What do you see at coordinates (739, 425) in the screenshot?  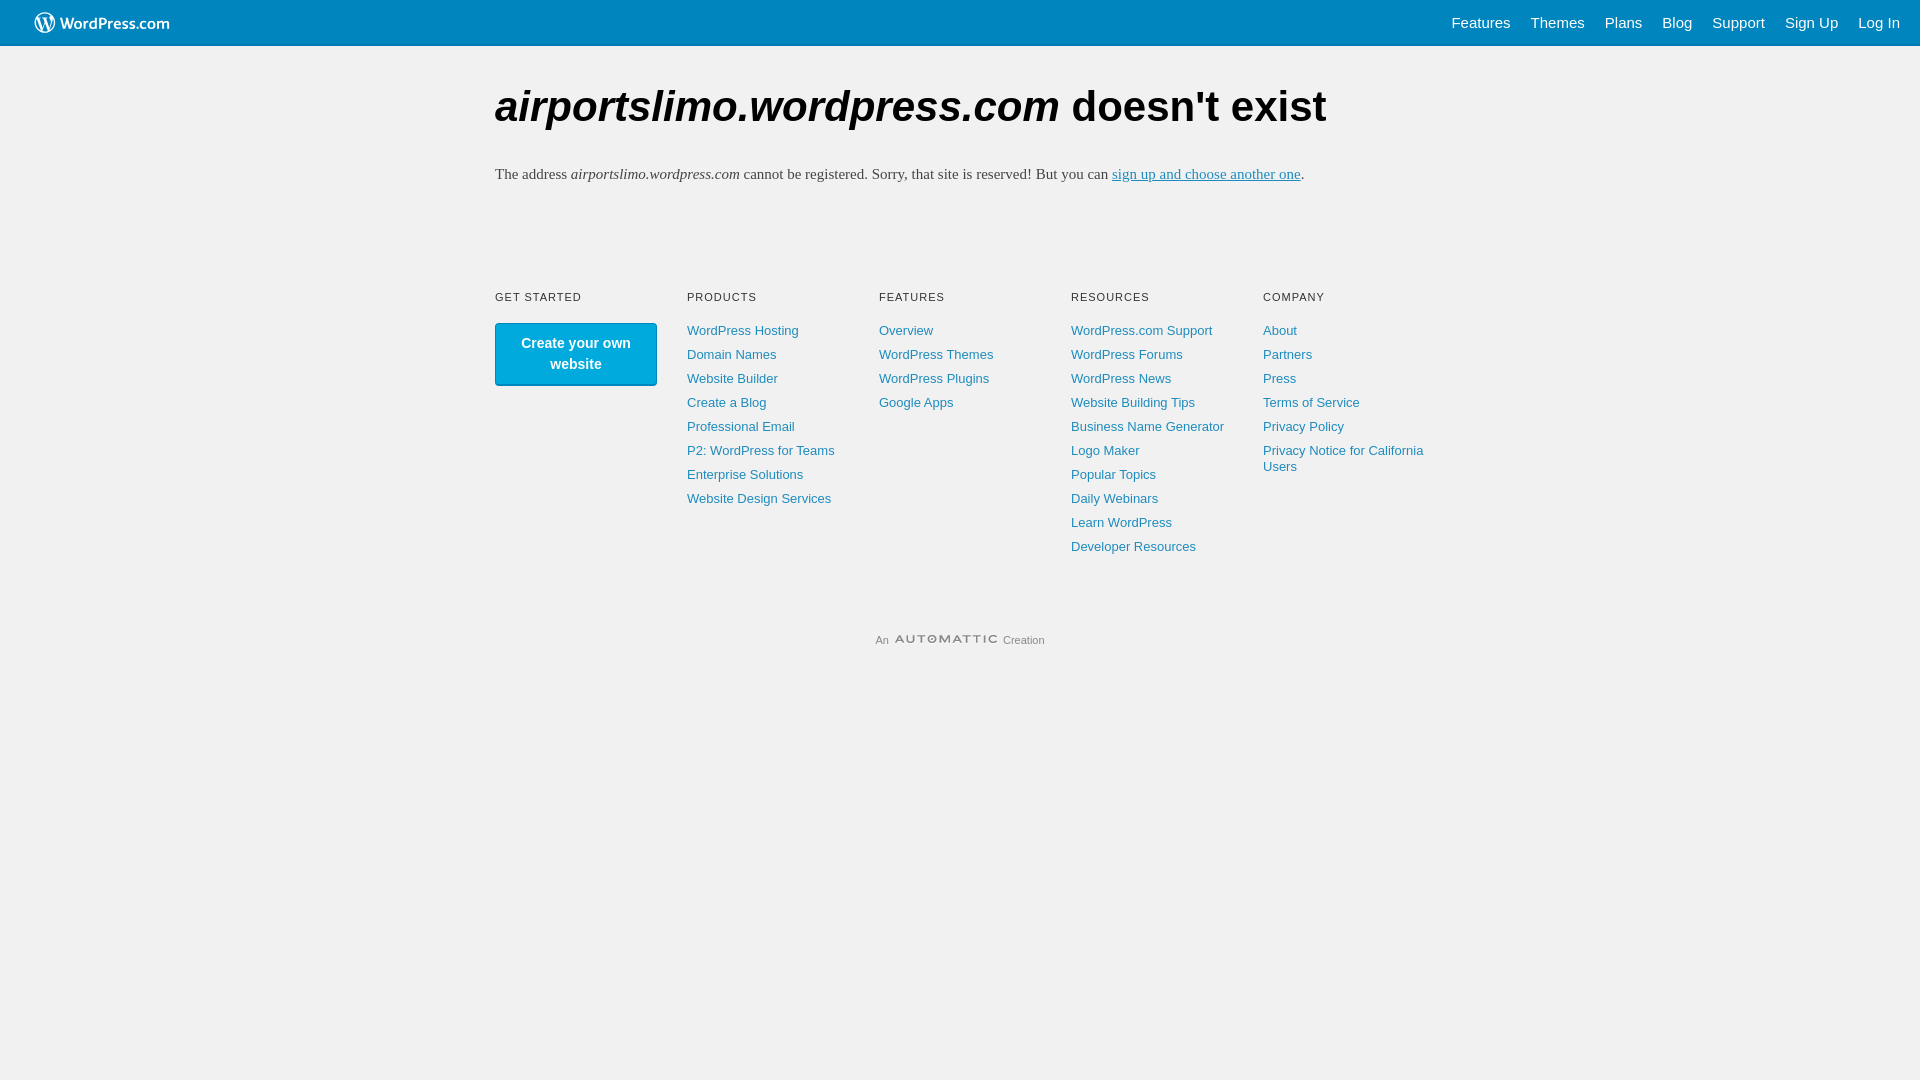 I see `'Professional Email'` at bounding box center [739, 425].